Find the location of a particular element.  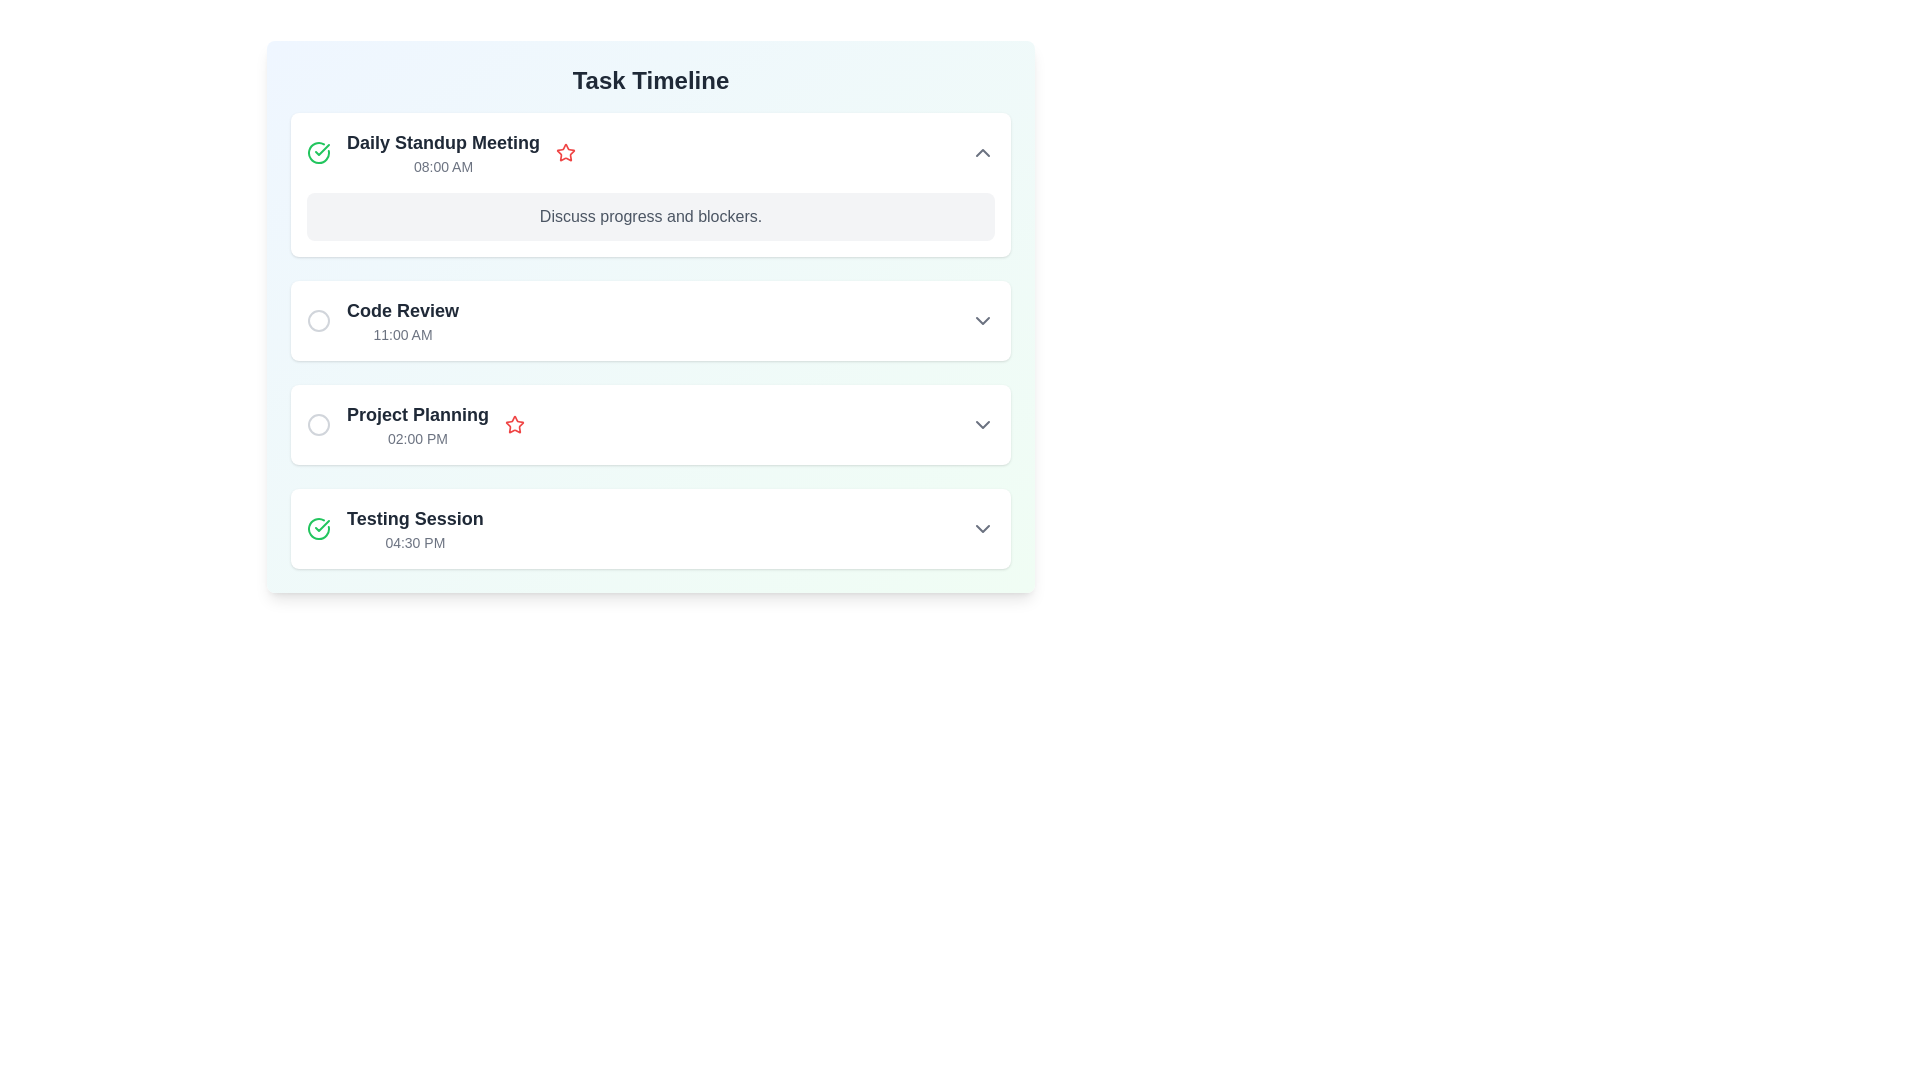

the Static text label displaying 'Code Review', which is positioned in the second task card of the timeline interface, above the '11:00 AM' timestamp is located at coordinates (402, 311).